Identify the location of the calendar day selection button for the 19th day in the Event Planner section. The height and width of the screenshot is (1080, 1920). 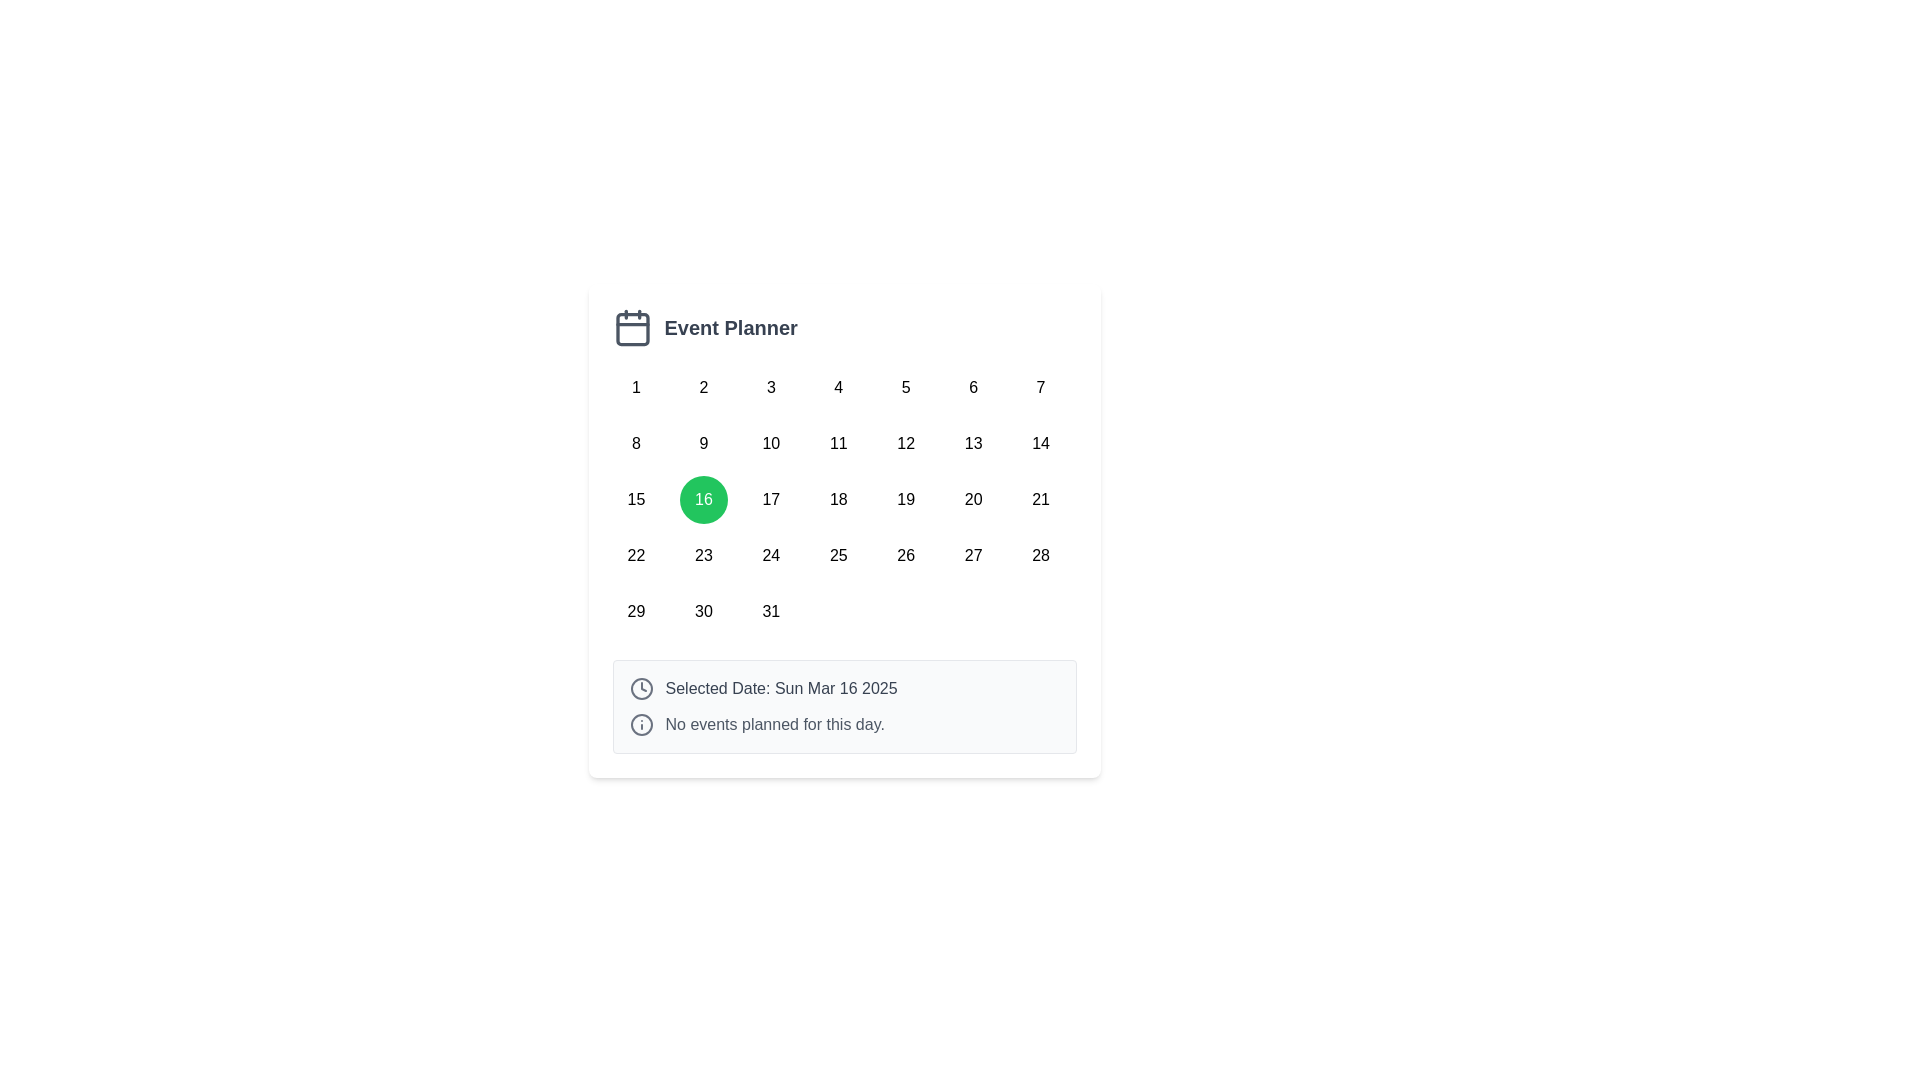
(905, 499).